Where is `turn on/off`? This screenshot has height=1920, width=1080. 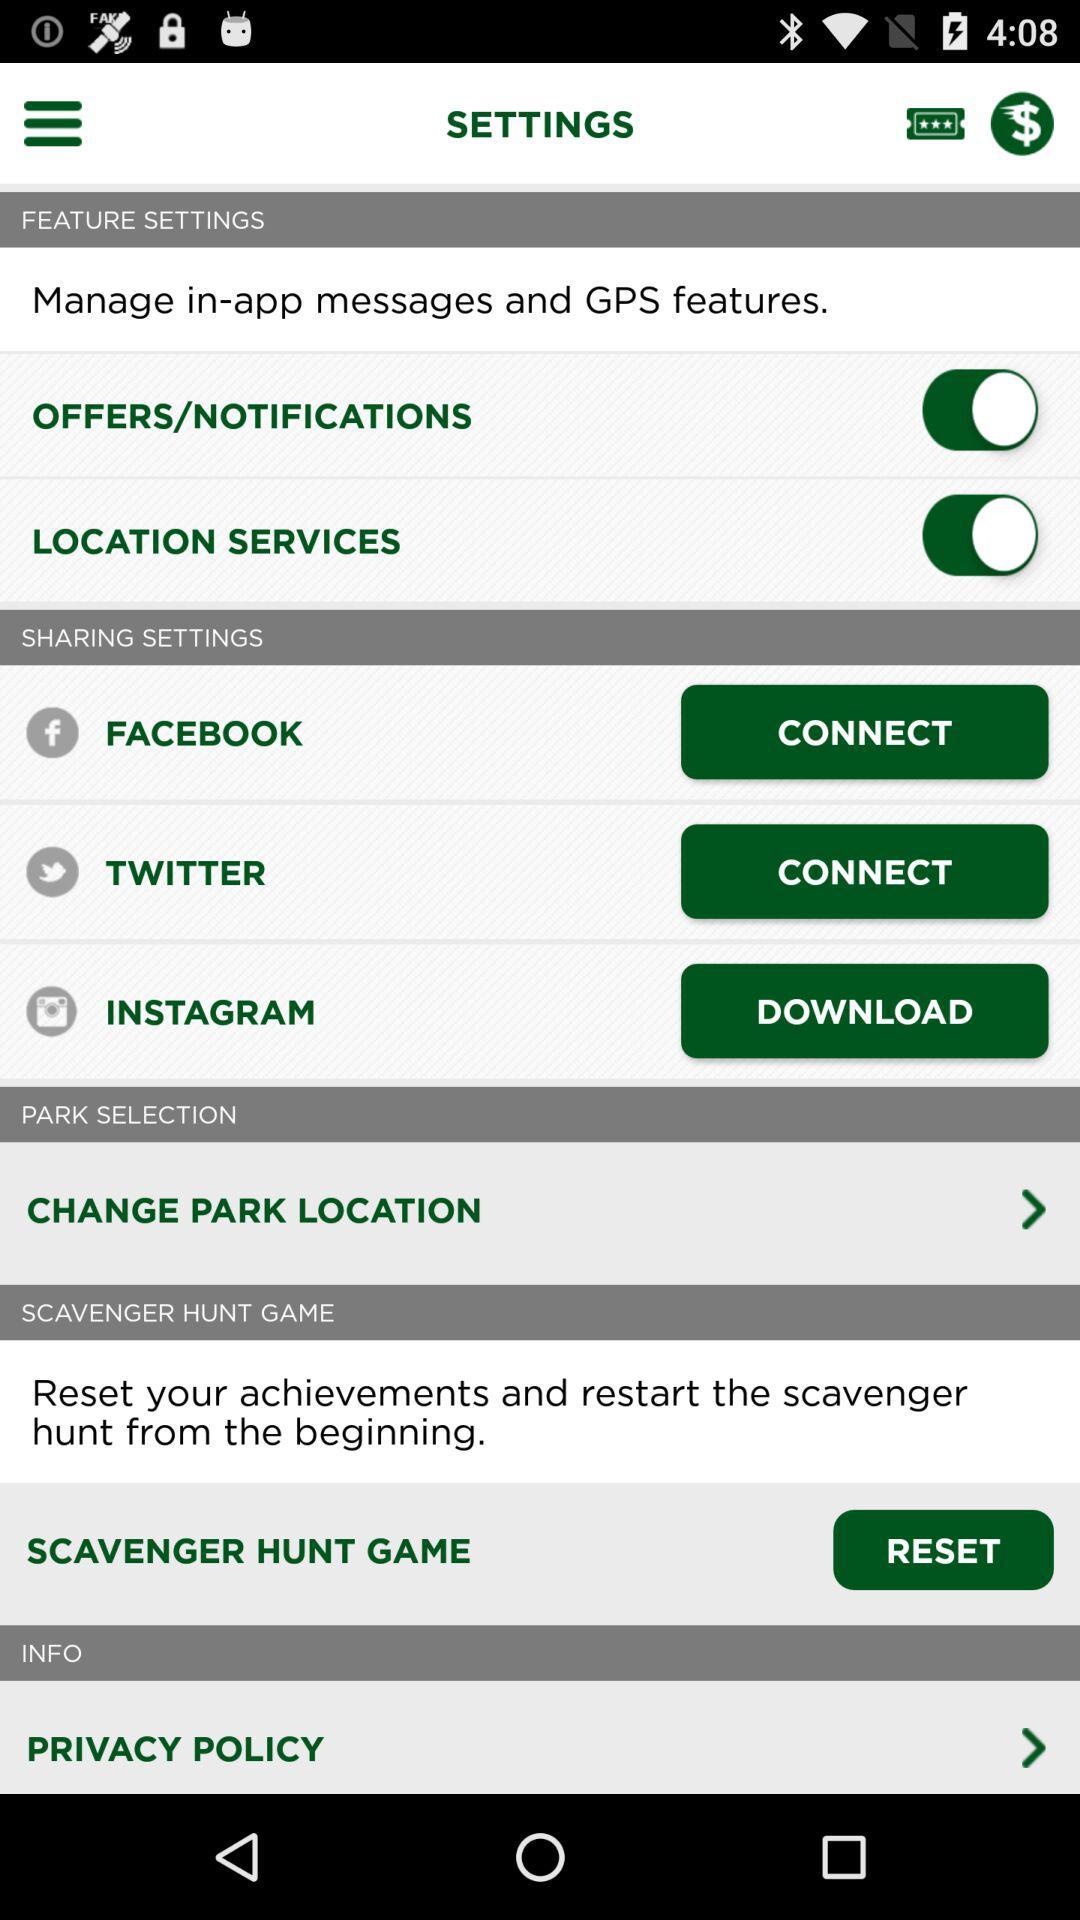
turn on/off is located at coordinates (987, 540).